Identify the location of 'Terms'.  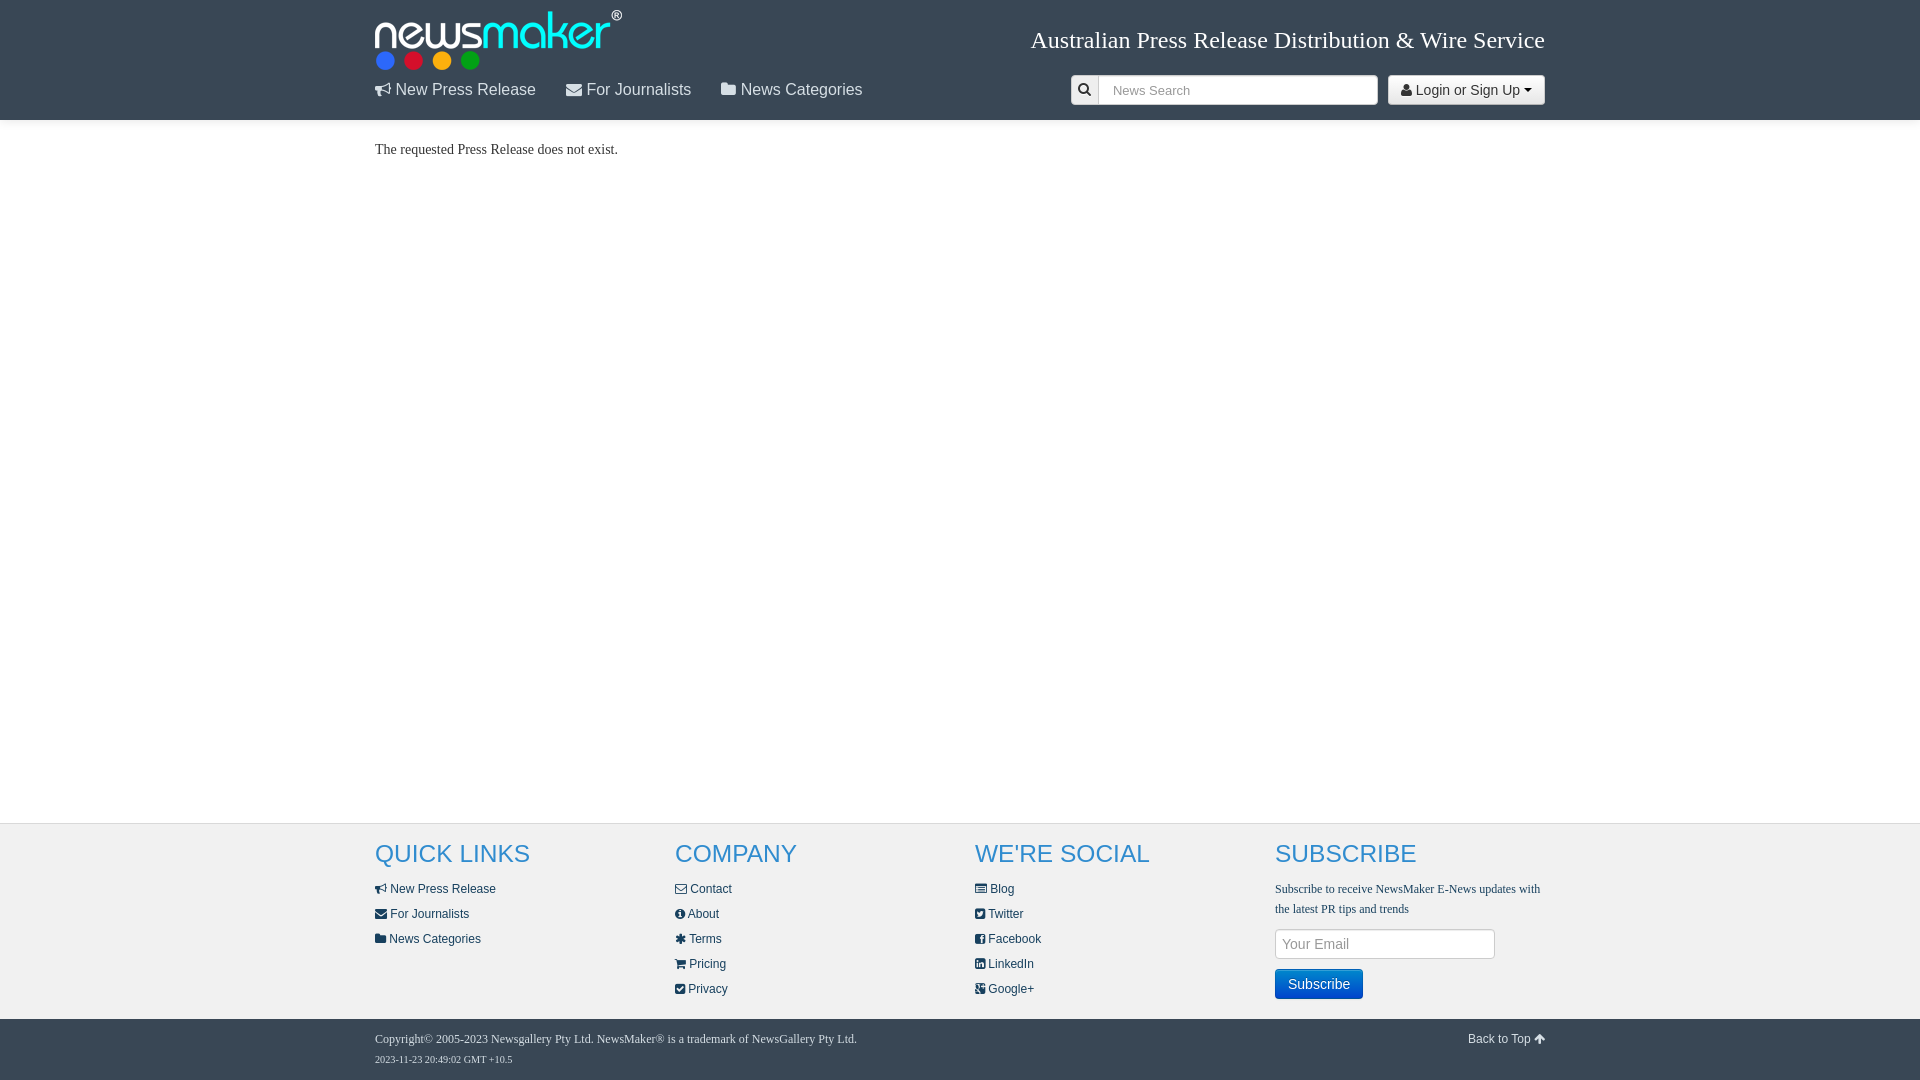
(675, 938).